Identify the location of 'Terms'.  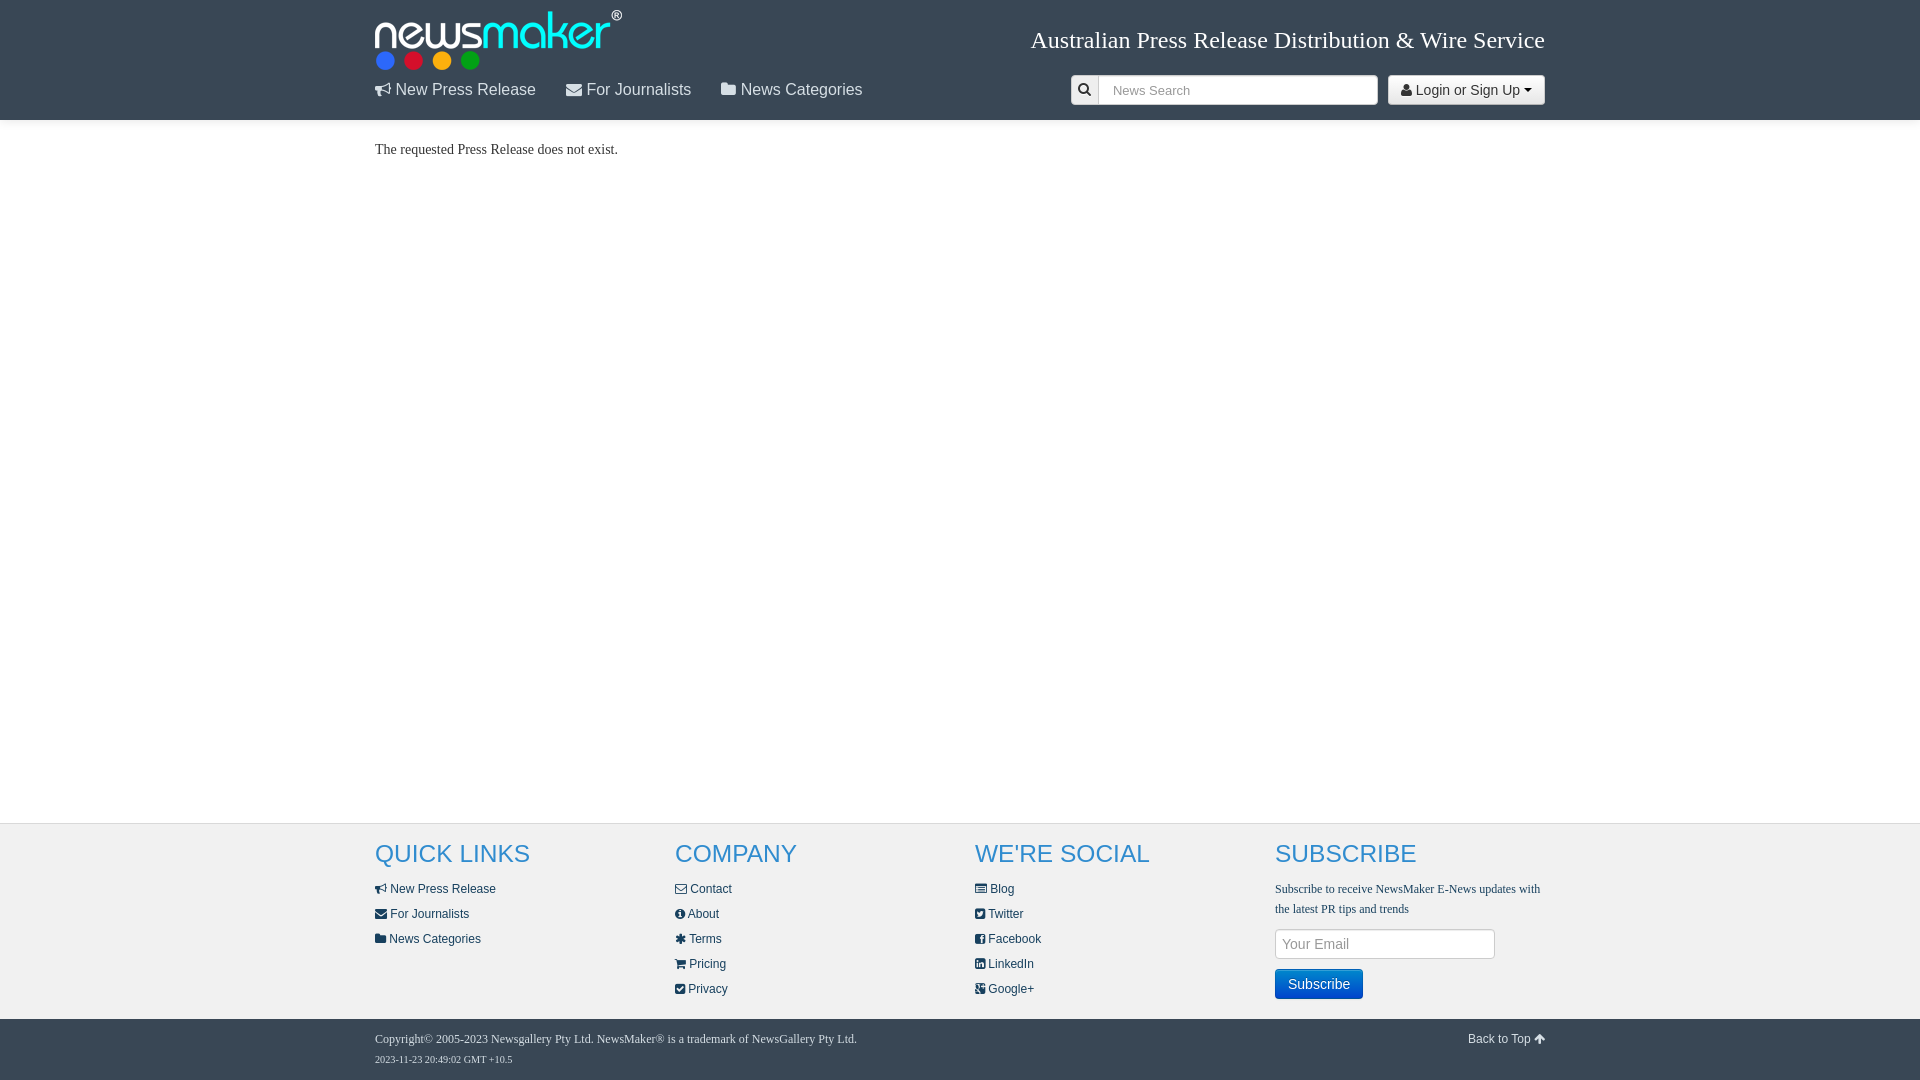
(675, 938).